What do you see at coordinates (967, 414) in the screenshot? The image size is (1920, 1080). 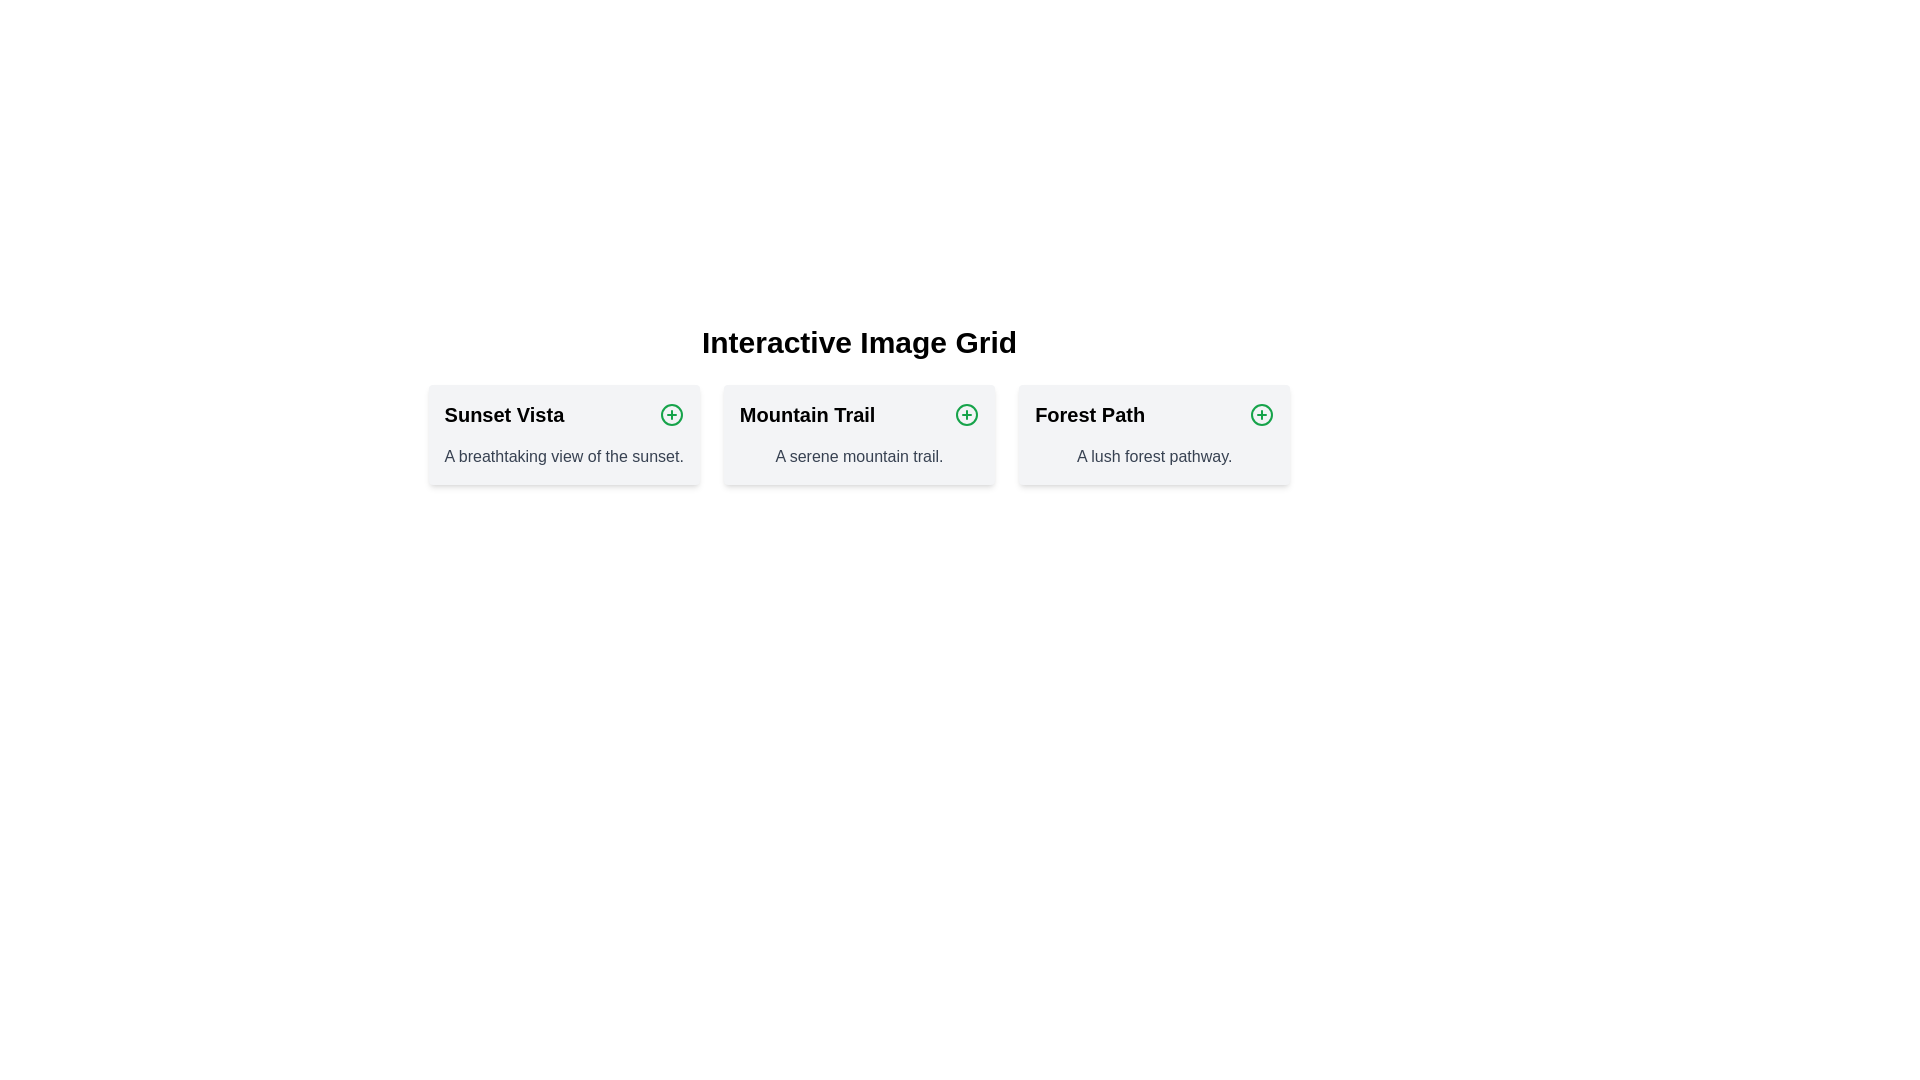 I see `the green circular icon with a plus symbol at its center located in the 'Mountain Trail' card` at bounding box center [967, 414].